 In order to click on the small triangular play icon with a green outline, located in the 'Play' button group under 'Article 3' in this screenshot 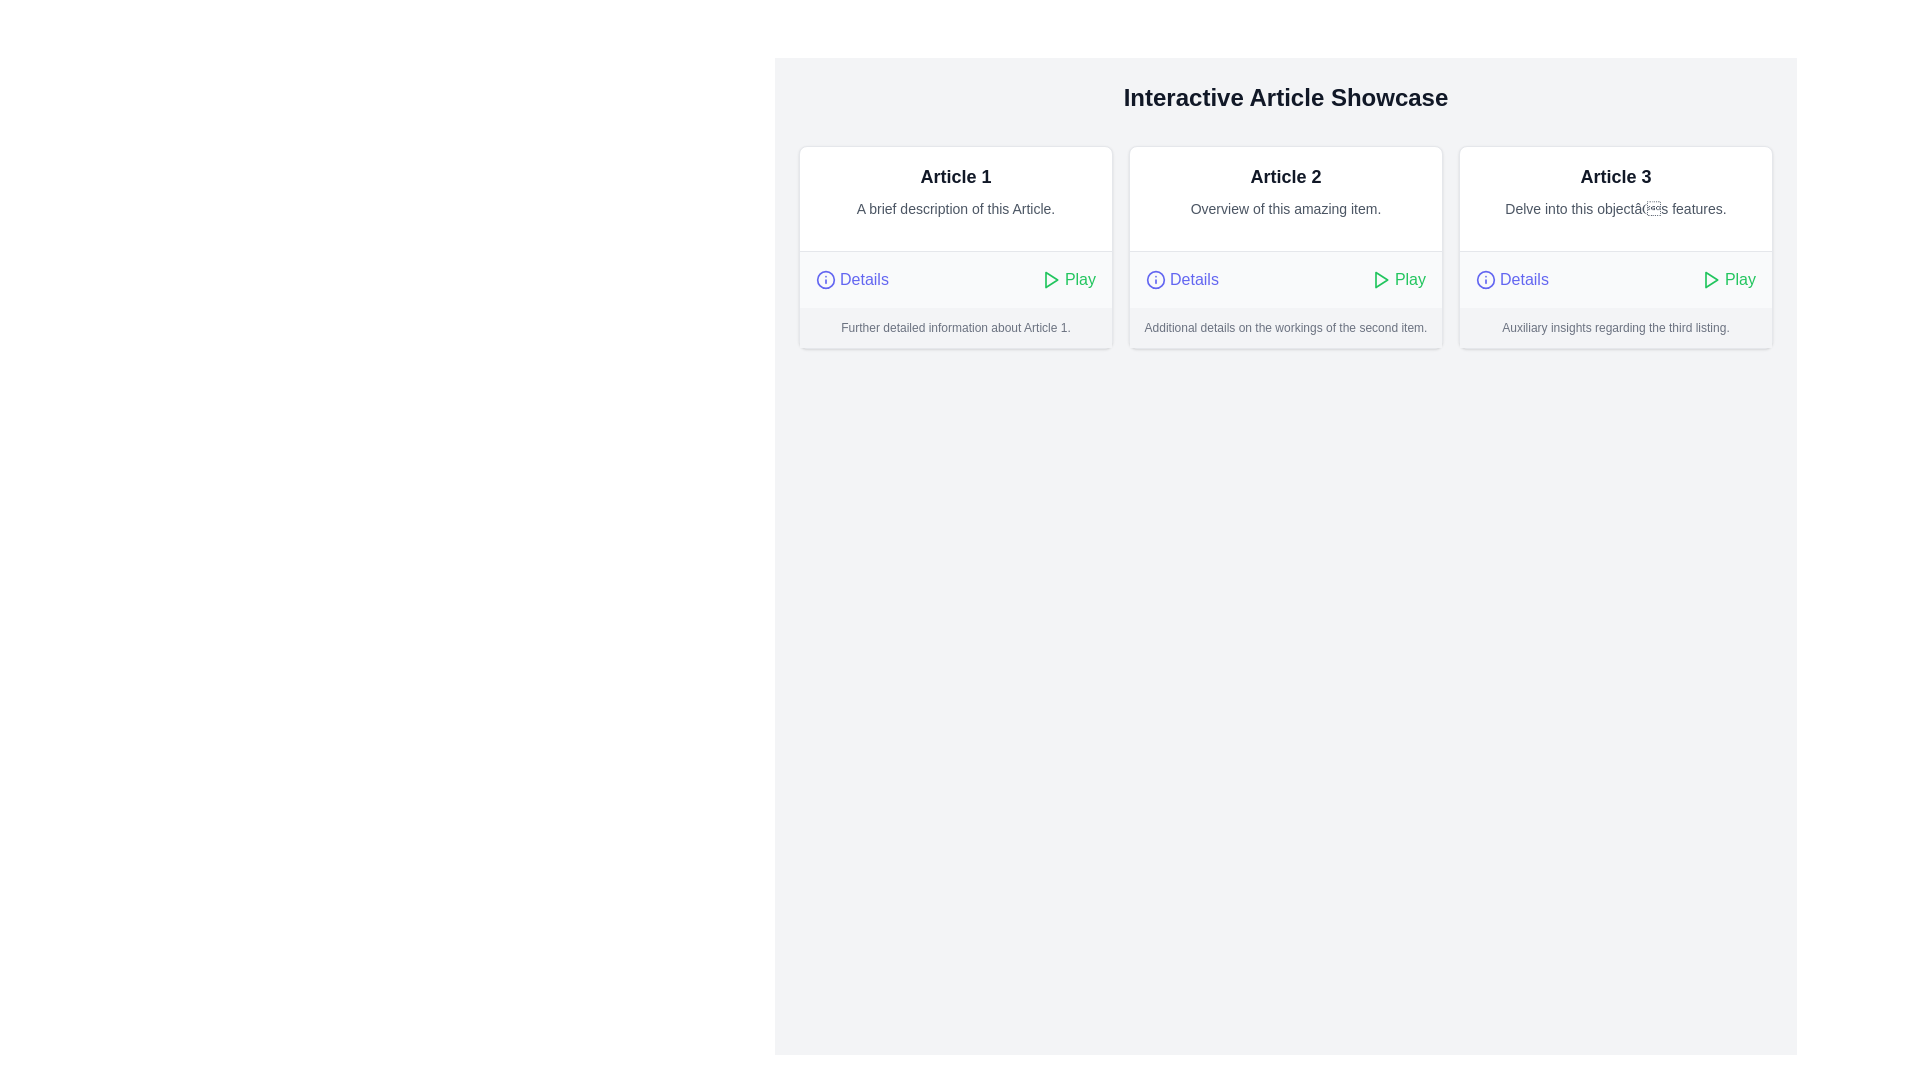, I will do `click(1709, 280)`.